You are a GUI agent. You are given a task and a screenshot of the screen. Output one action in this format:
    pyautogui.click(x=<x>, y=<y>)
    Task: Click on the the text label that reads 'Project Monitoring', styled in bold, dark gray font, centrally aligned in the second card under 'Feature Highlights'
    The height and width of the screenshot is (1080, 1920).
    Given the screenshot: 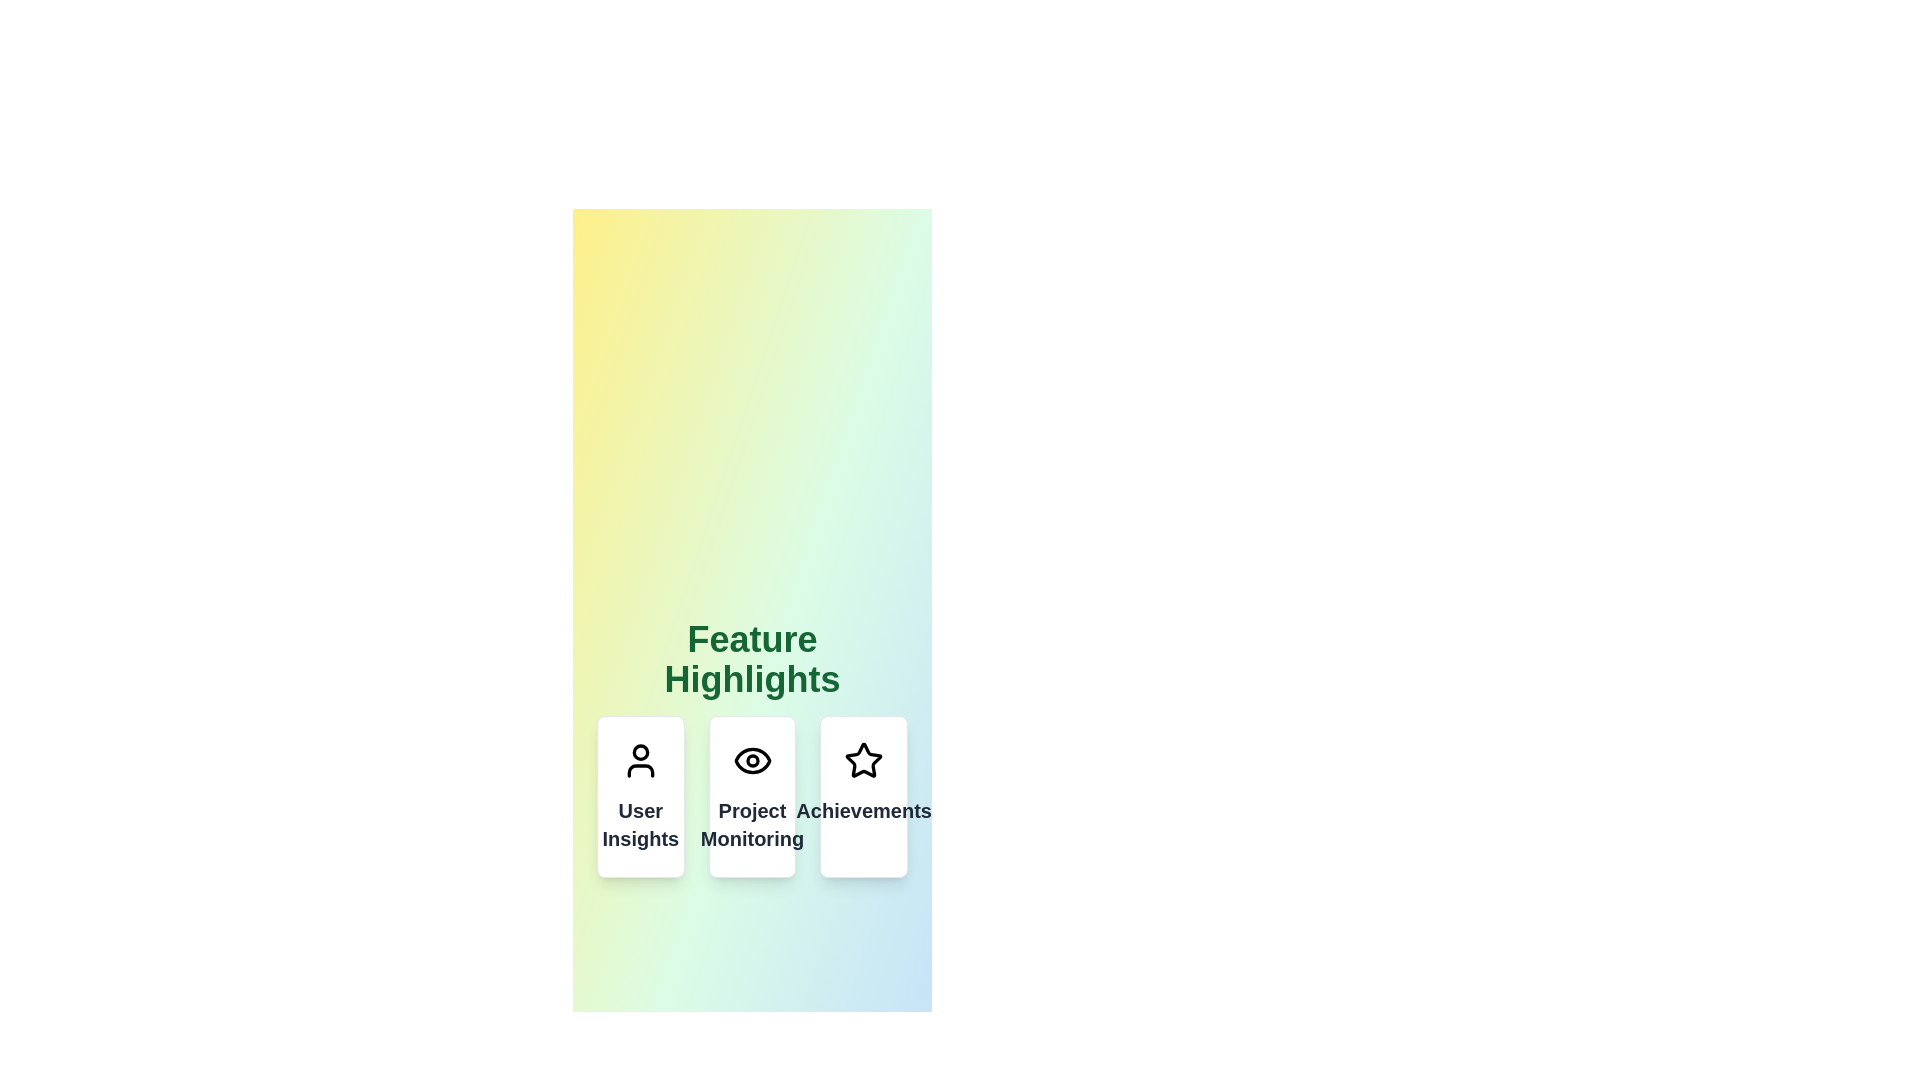 What is the action you would take?
    pyautogui.click(x=751, y=825)
    